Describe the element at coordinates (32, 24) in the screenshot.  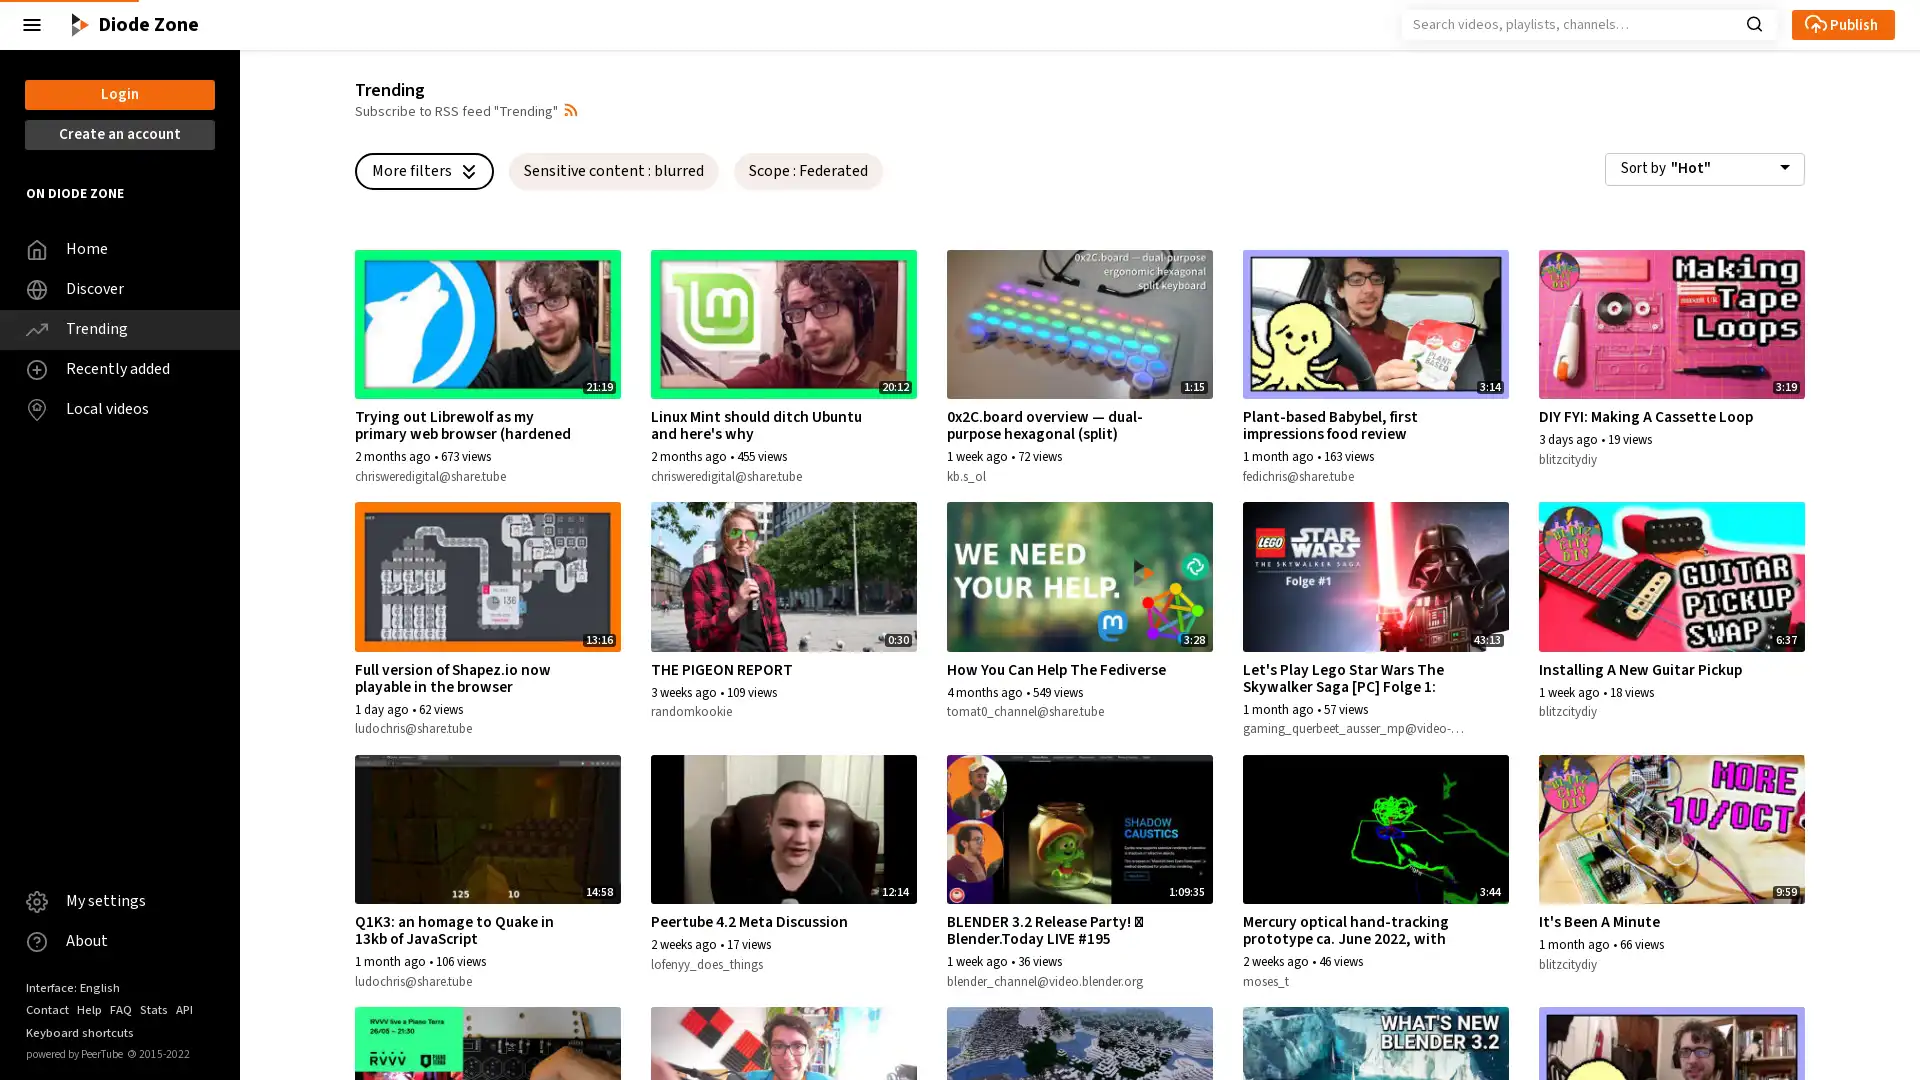
I see `Close the left menu` at that location.